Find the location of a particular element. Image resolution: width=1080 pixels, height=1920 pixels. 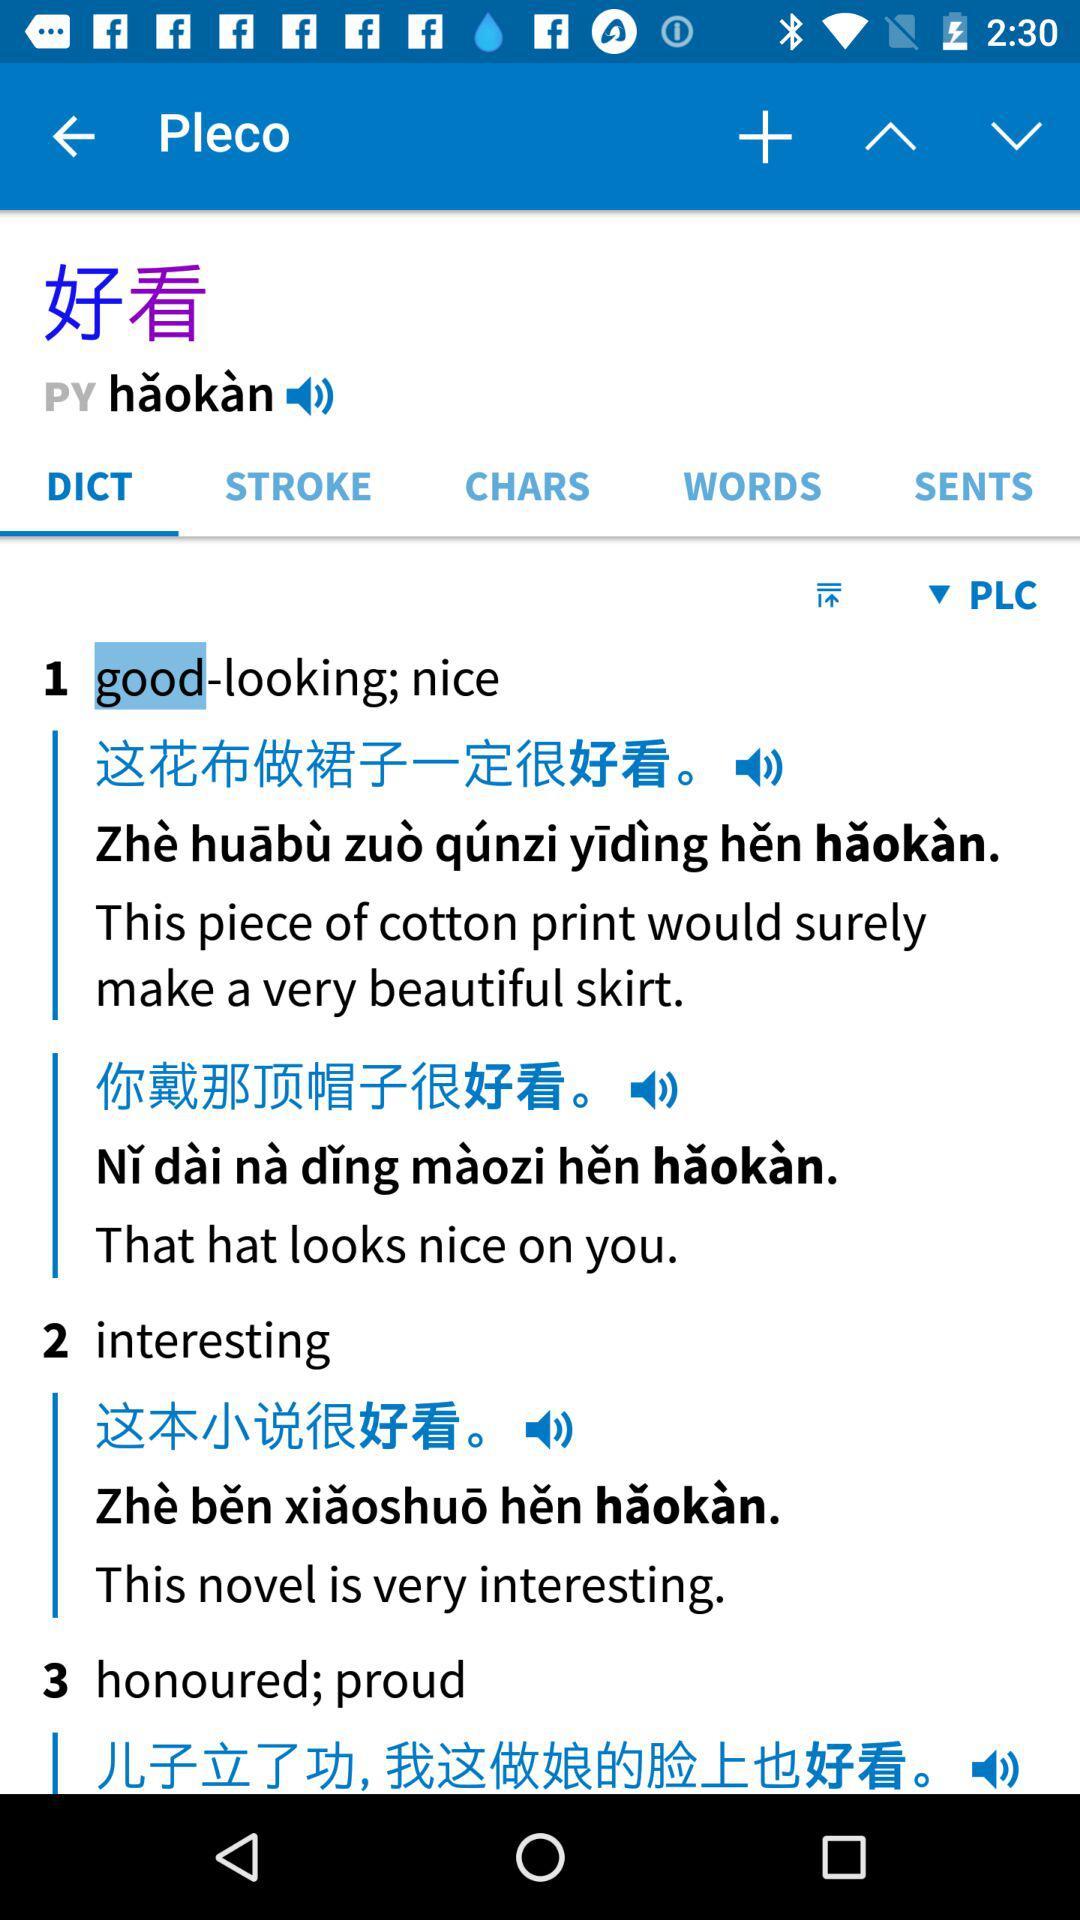

button next to is located at coordinates (890, 136).